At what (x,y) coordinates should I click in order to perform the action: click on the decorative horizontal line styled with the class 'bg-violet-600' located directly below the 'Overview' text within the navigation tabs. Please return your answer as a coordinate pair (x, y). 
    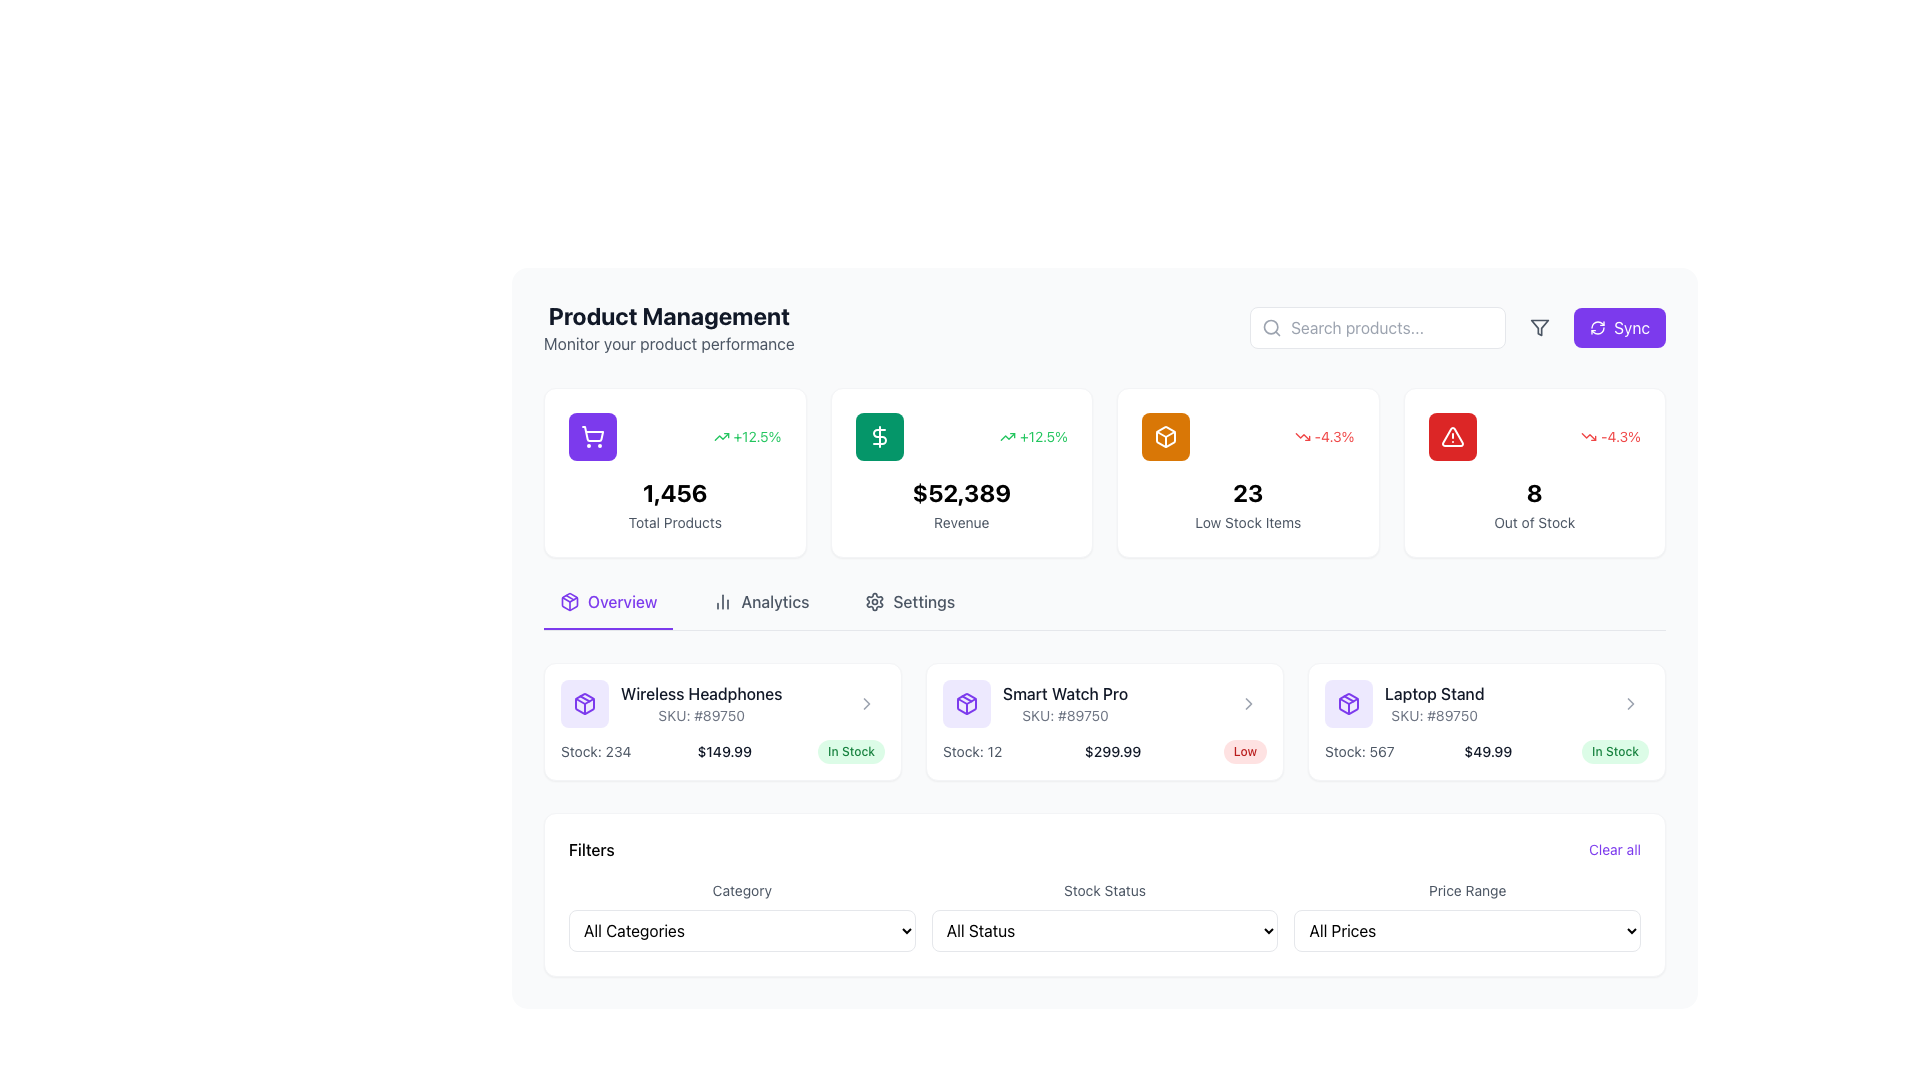
    Looking at the image, I should click on (607, 627).